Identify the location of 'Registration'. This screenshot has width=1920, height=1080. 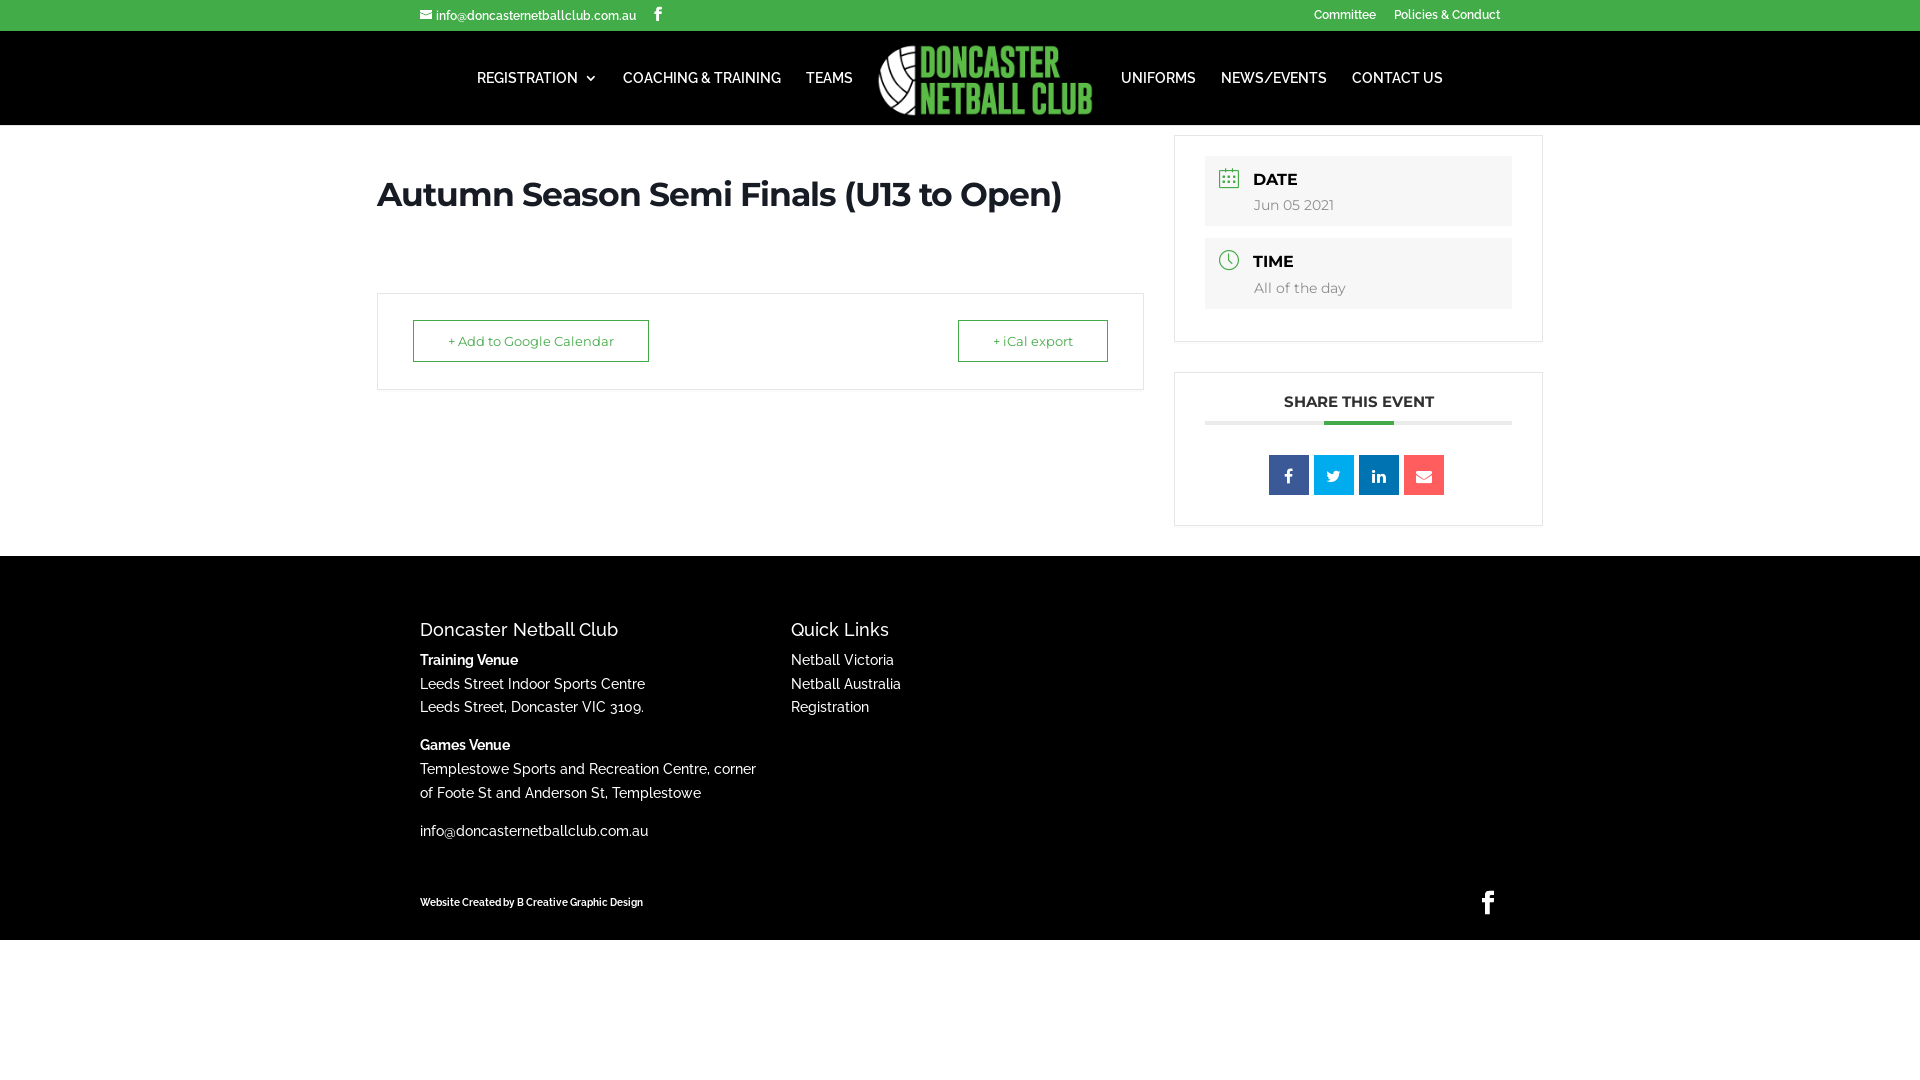
(790, 705).